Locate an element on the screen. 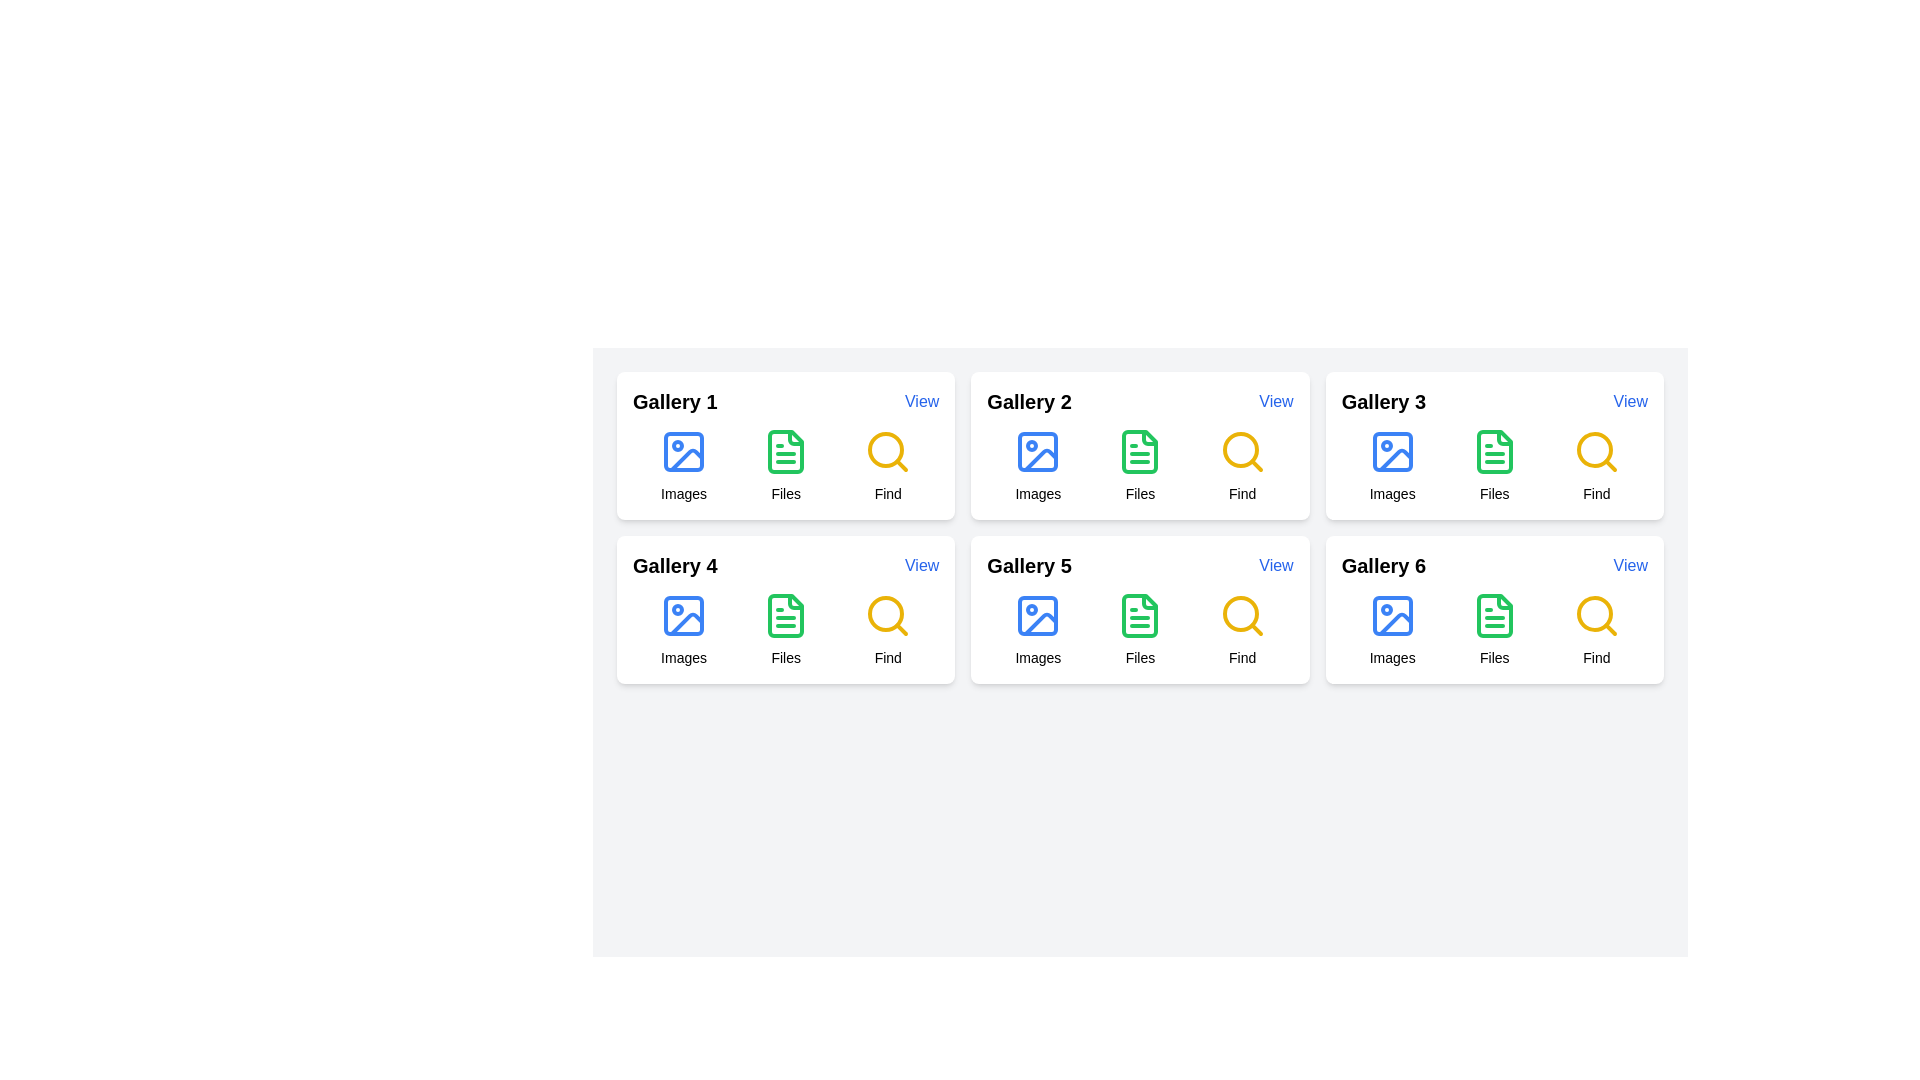 Image resolution: width=1920 pixels, height=1080 pixels. the navigation link button located in the top-right corner of the 'Gallery 3' section is located at coordinates (1630, 401).